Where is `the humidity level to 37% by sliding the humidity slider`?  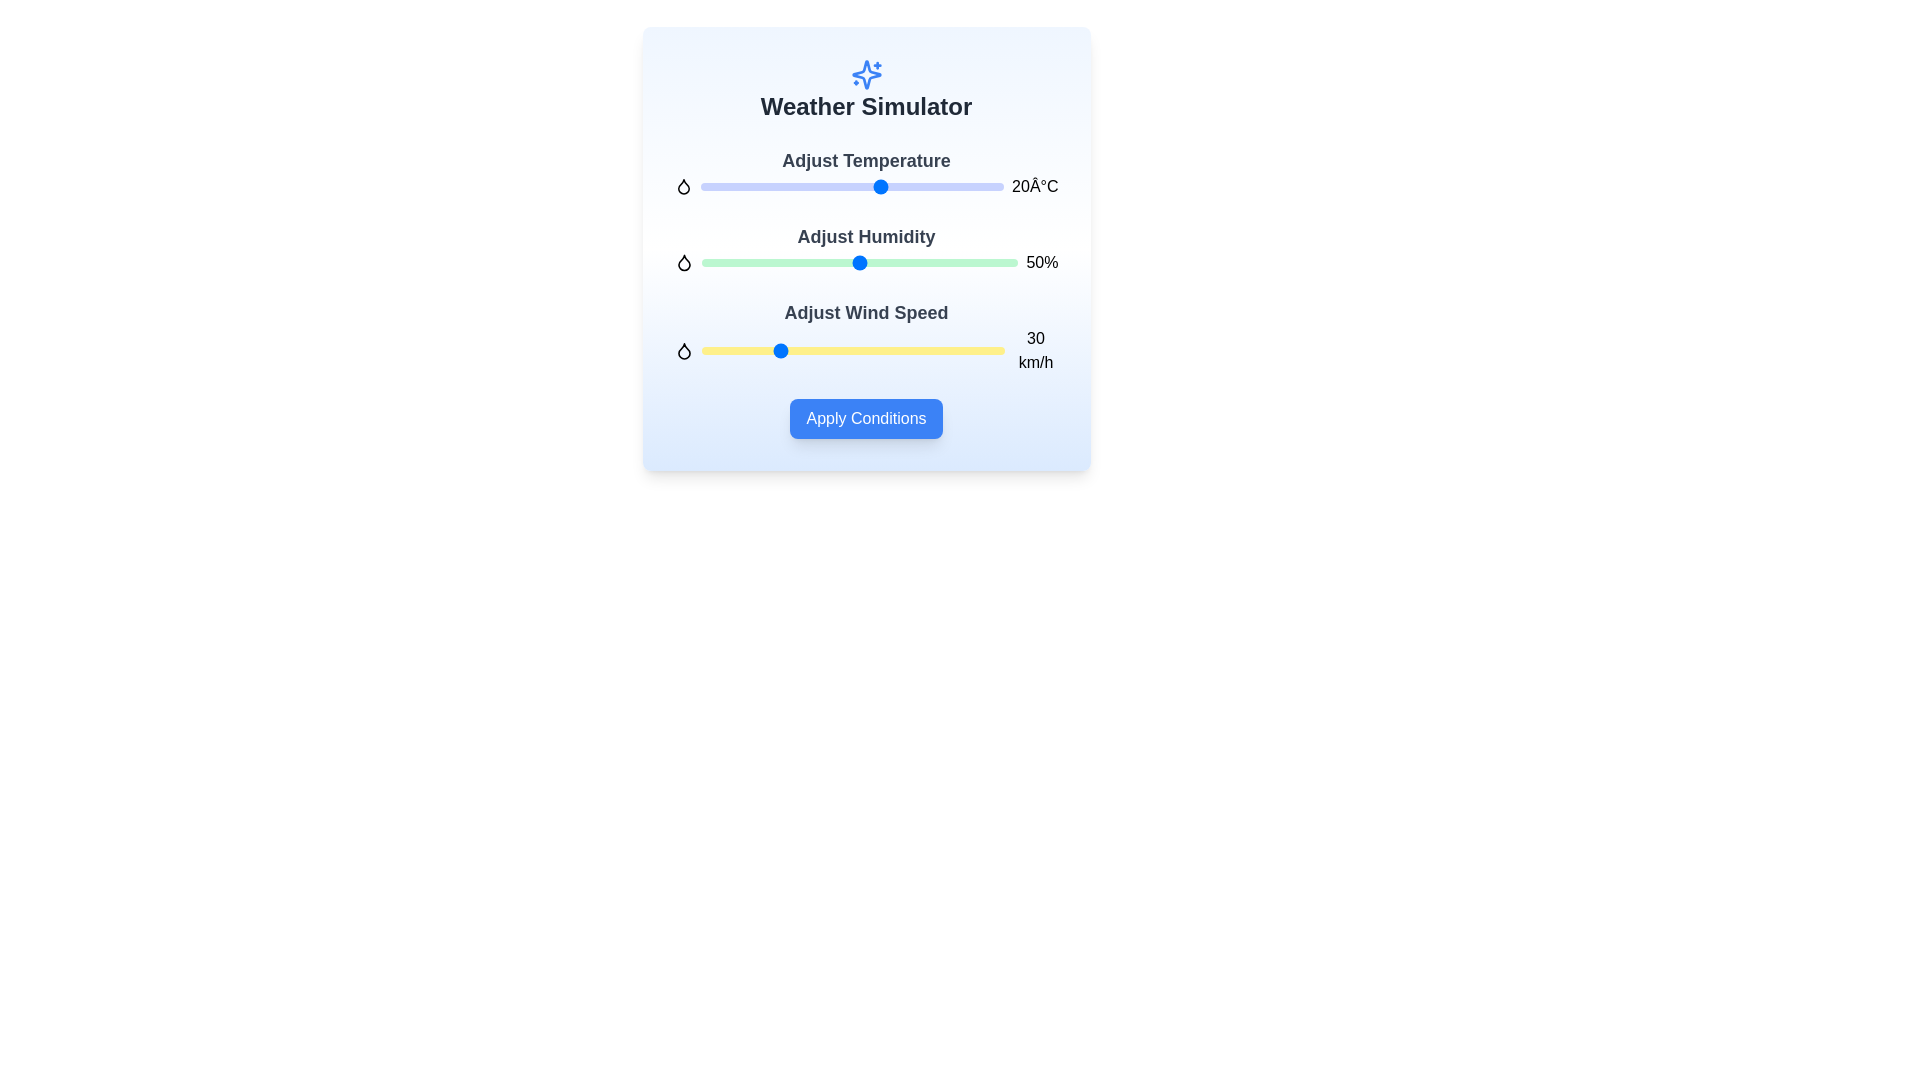
the humidity level to 37% by sliding the humidity slider is located at coordinates (819, 261).